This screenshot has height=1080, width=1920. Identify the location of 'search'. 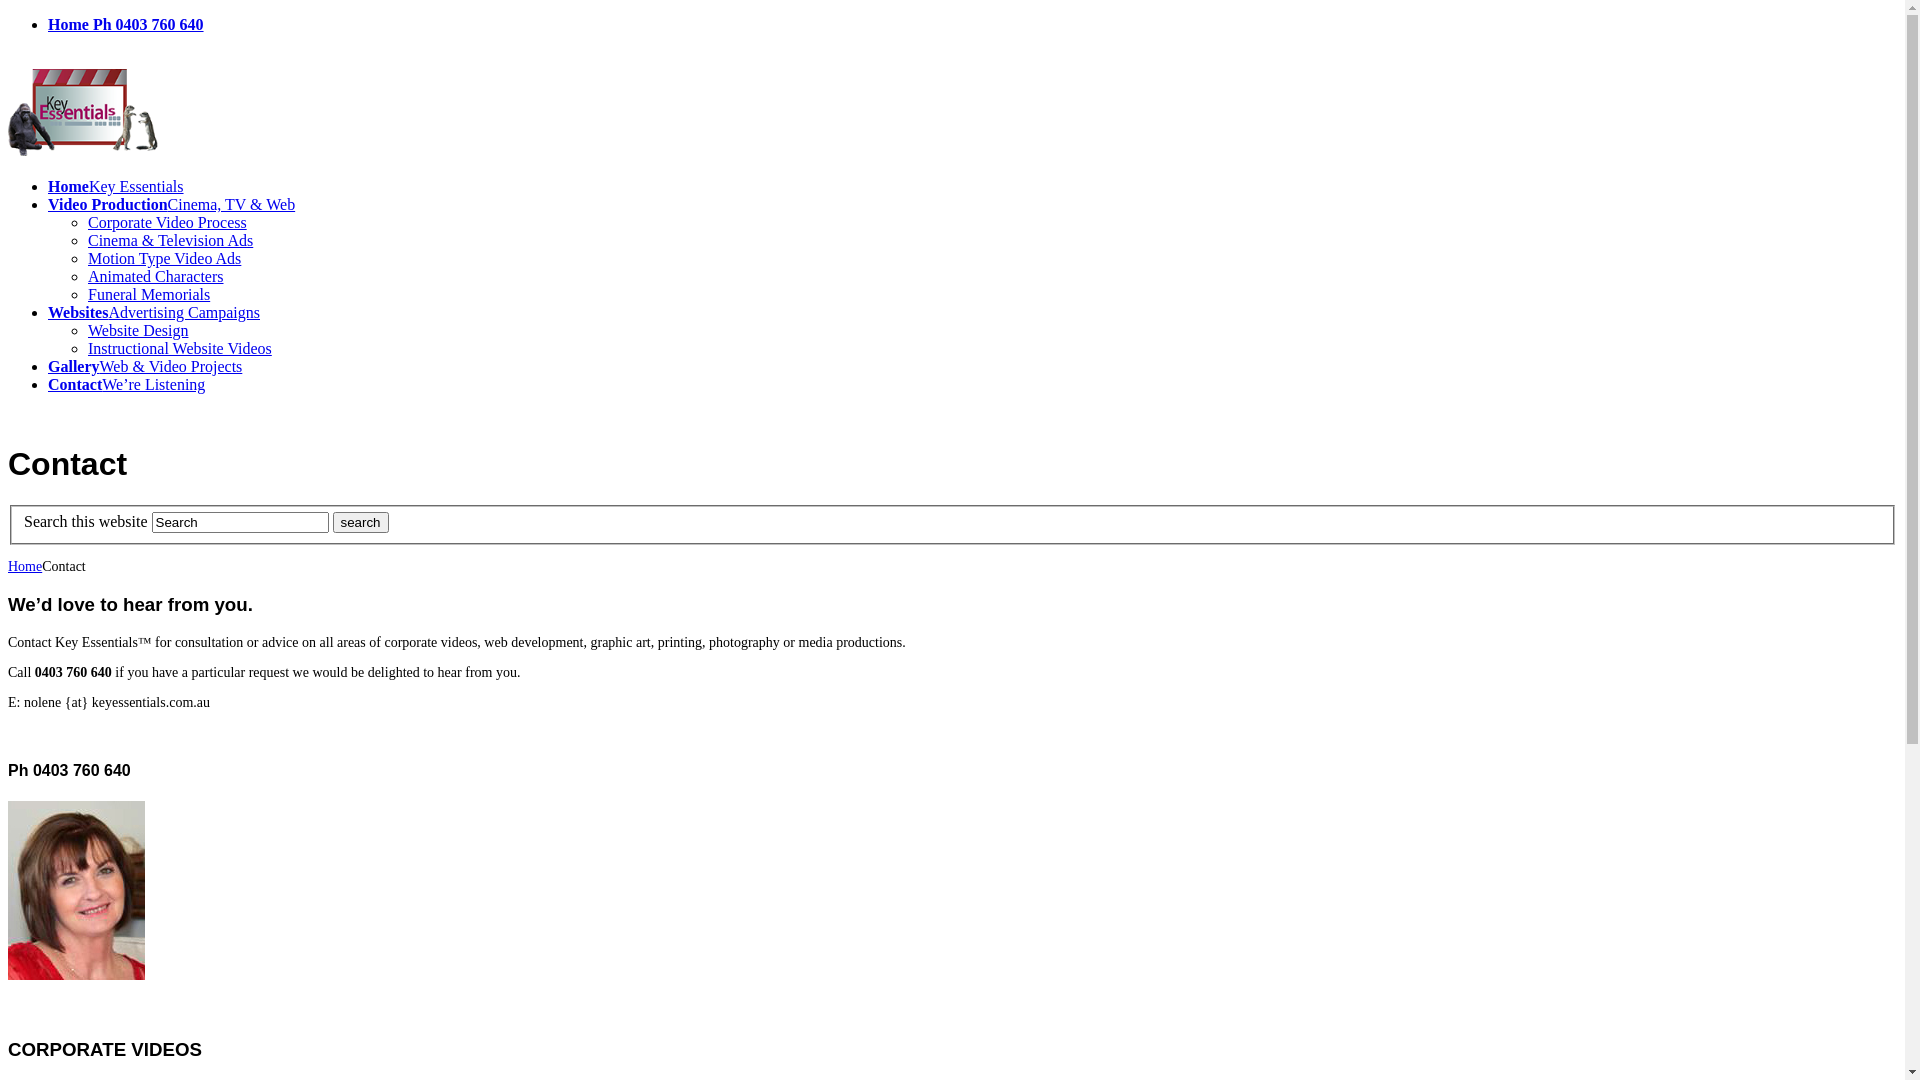
(332, 521).